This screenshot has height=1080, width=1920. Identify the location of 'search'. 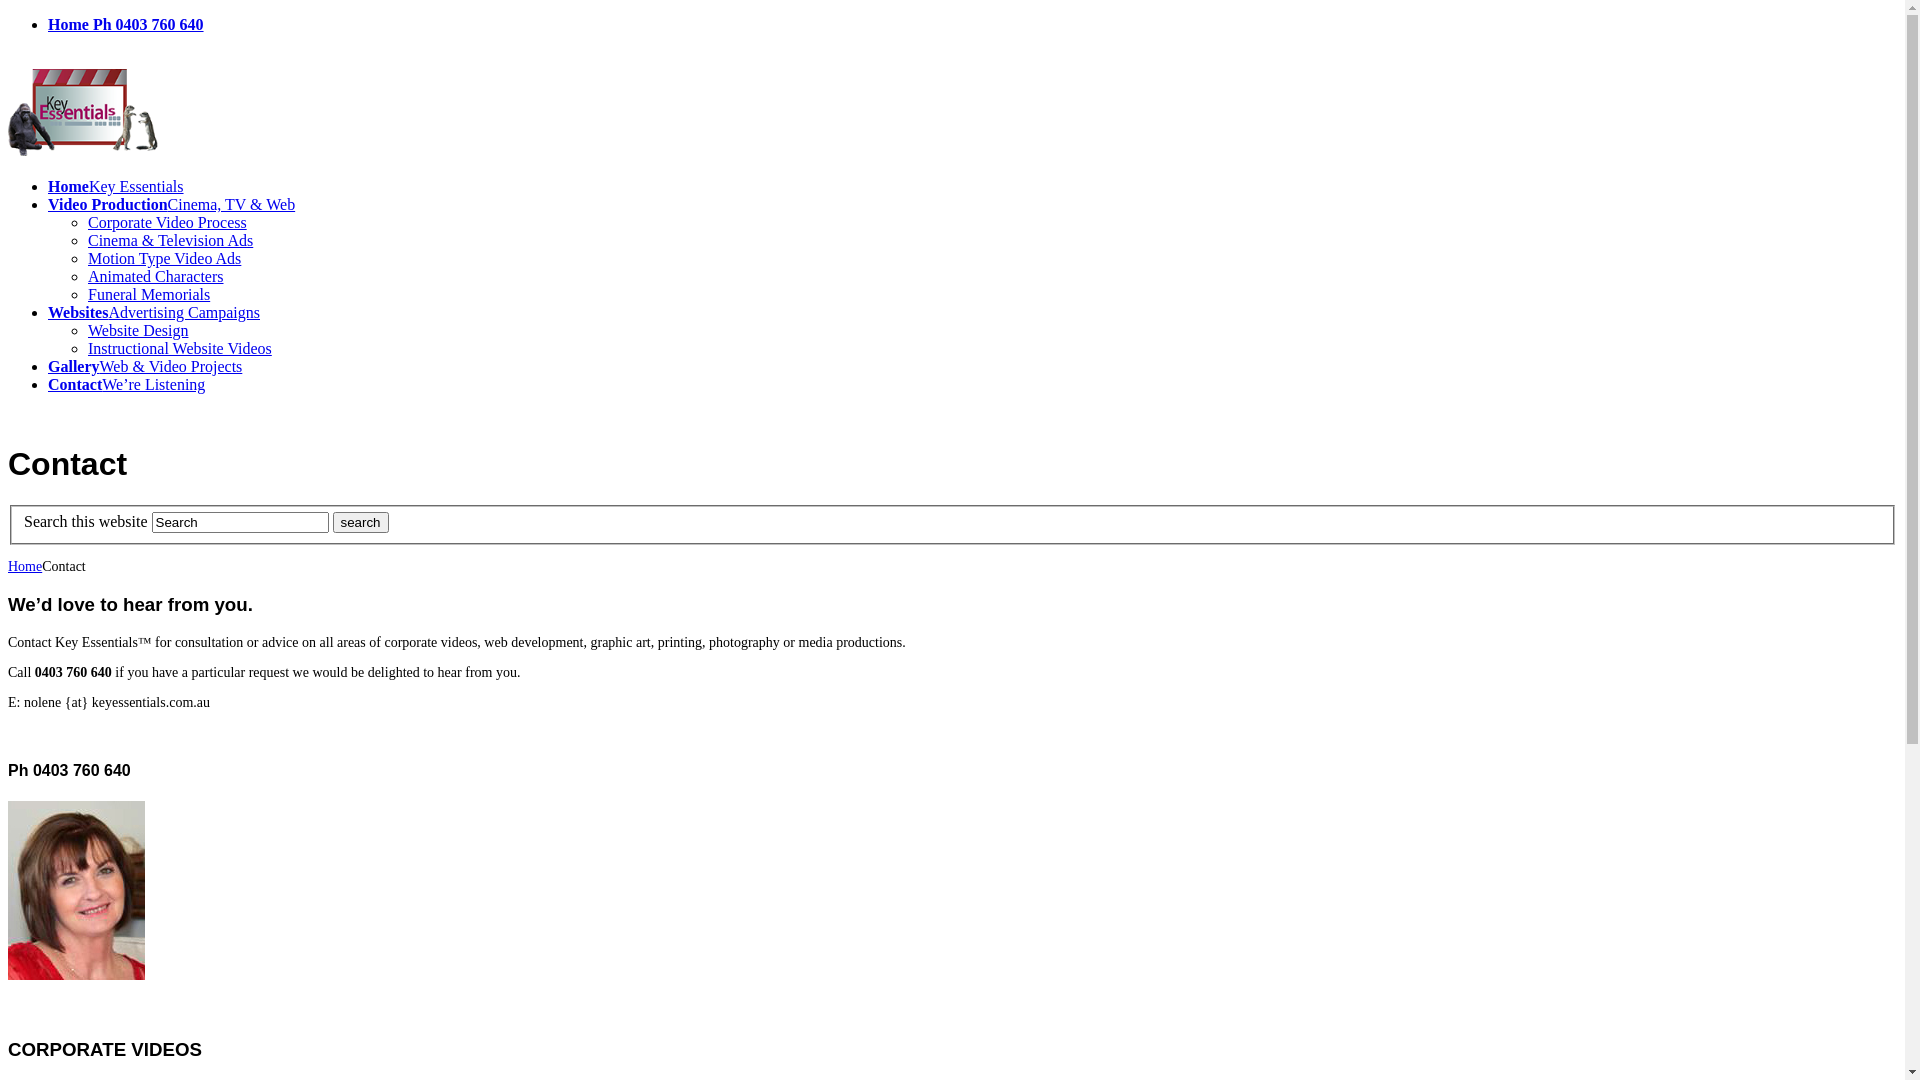
(332, 521).